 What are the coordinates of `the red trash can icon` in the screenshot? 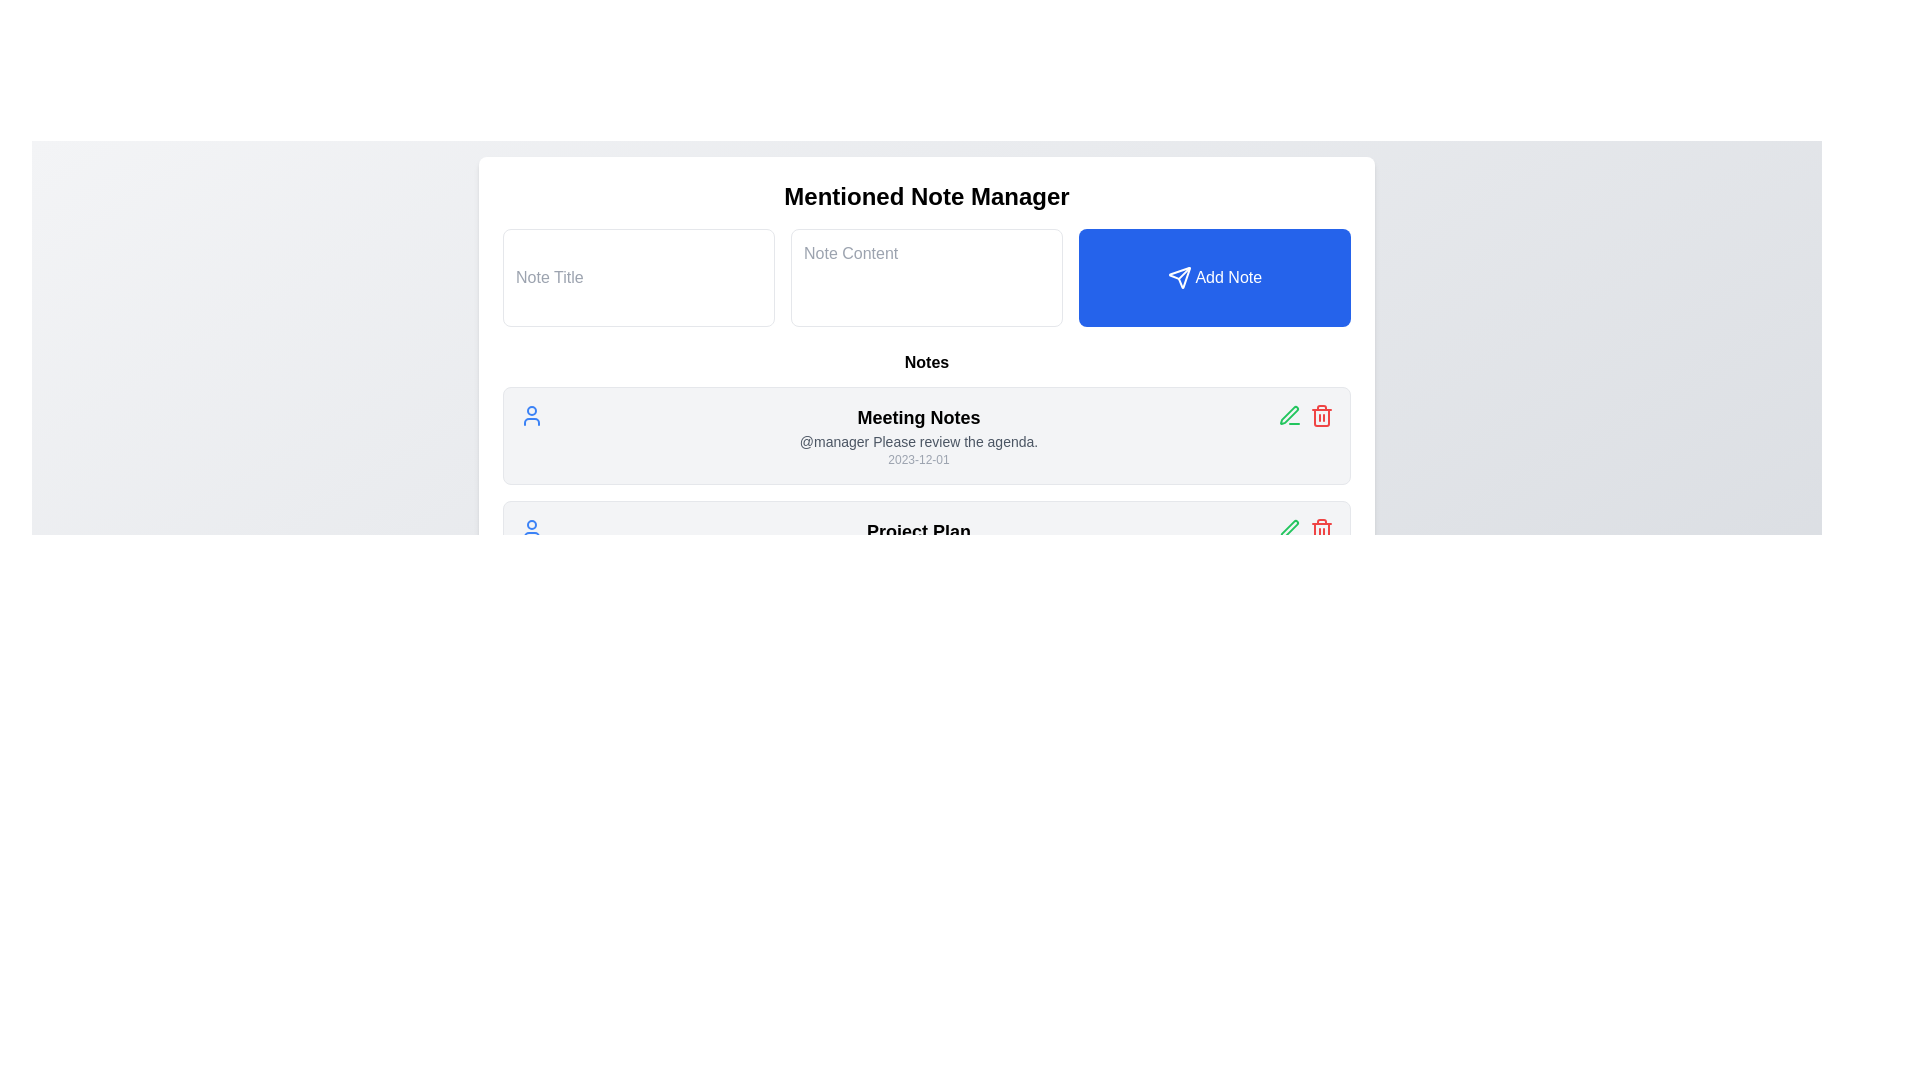 It's located at (1321, 528).